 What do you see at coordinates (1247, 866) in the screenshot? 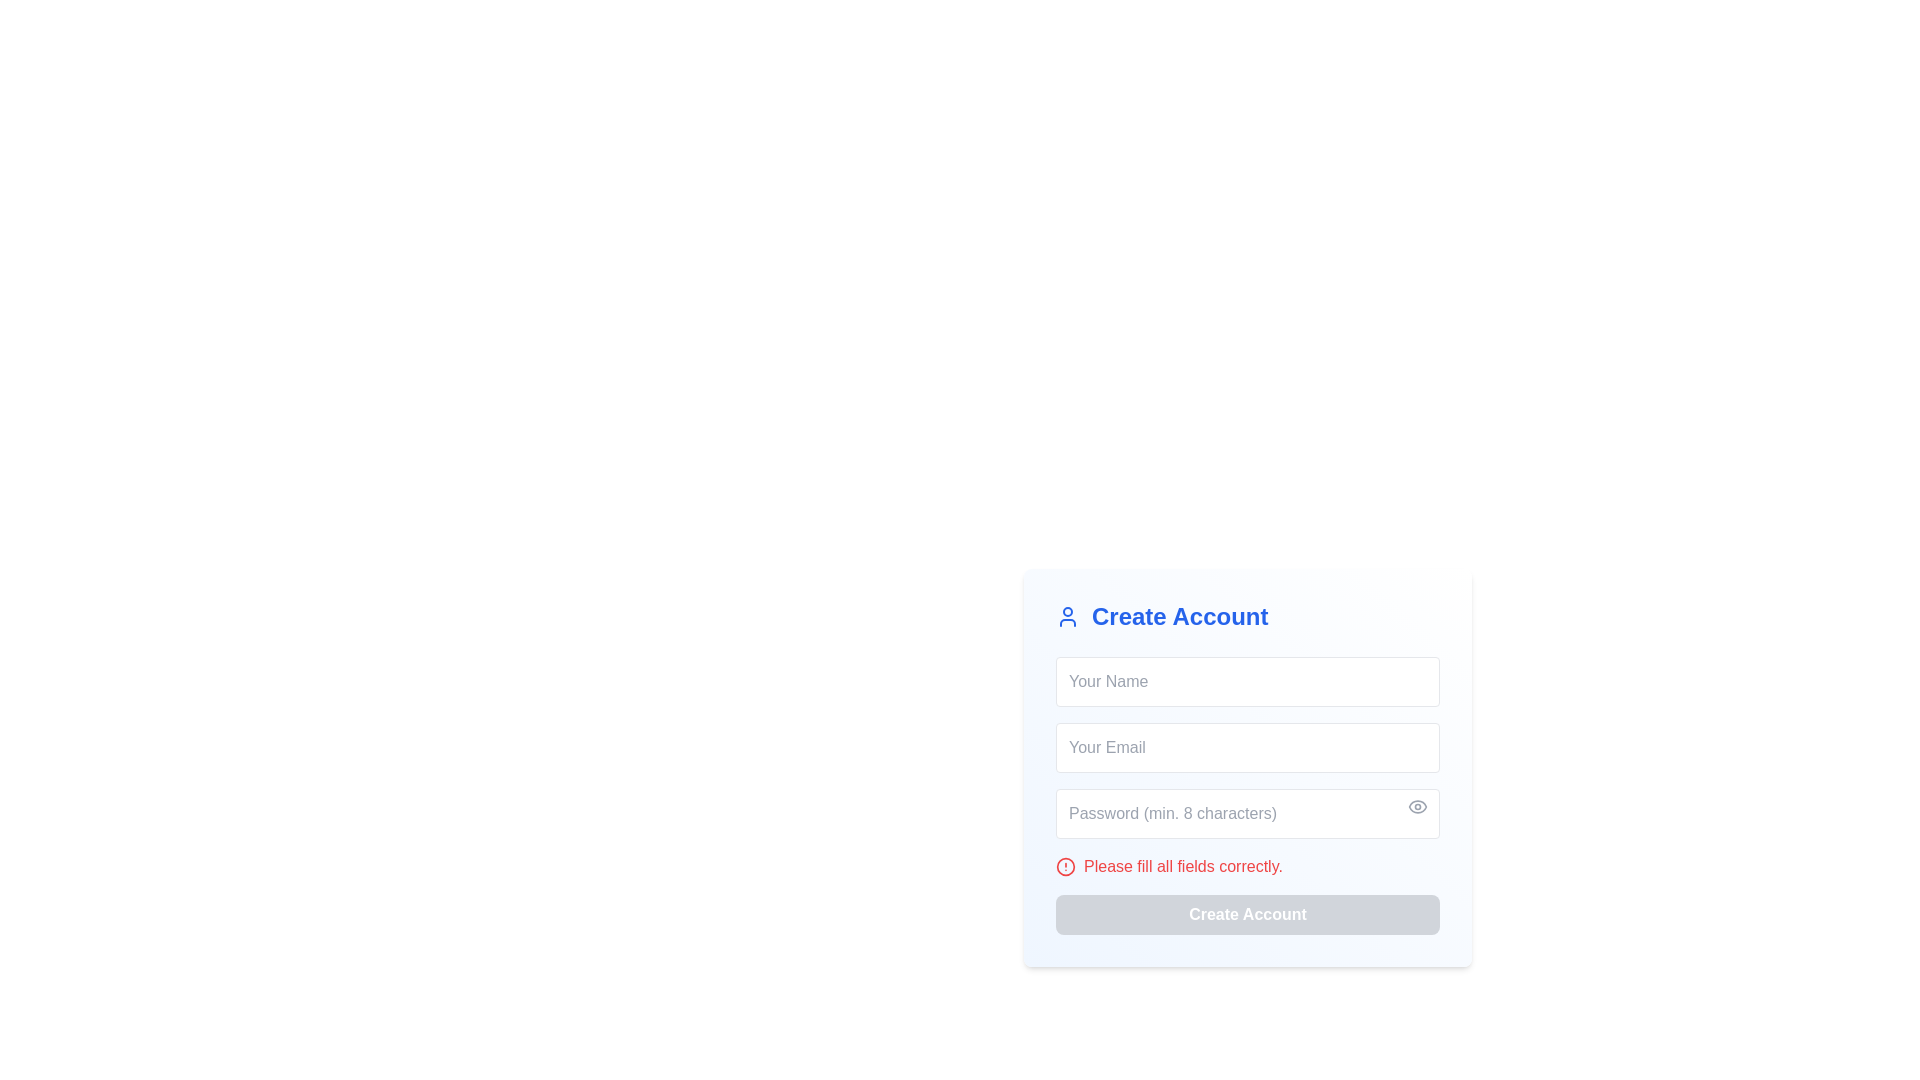
I see `validation error message displayed below the password input field and above the 'Create Account' button, which indicates incorrect input fields` at bounding box center [1247, 866].